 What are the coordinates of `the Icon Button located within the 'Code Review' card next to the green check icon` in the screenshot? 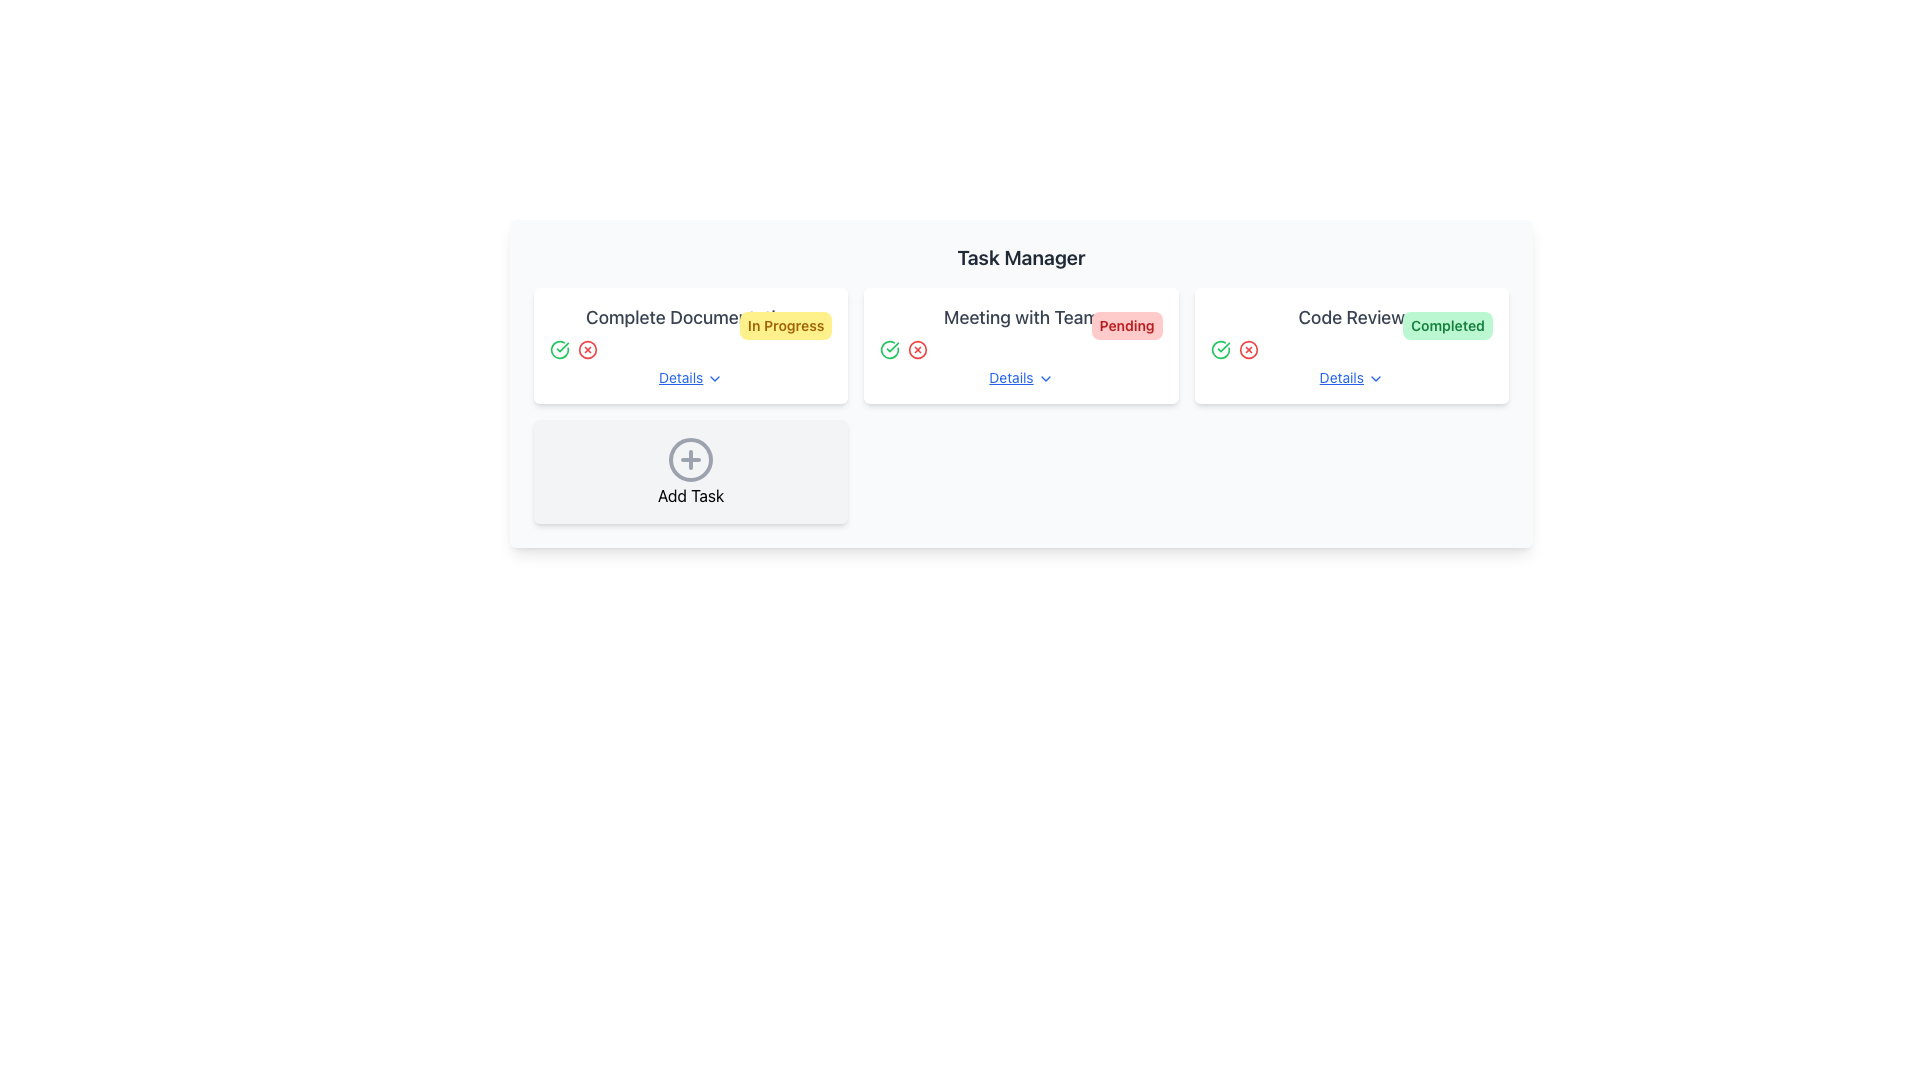 It's located at (1247, 349).